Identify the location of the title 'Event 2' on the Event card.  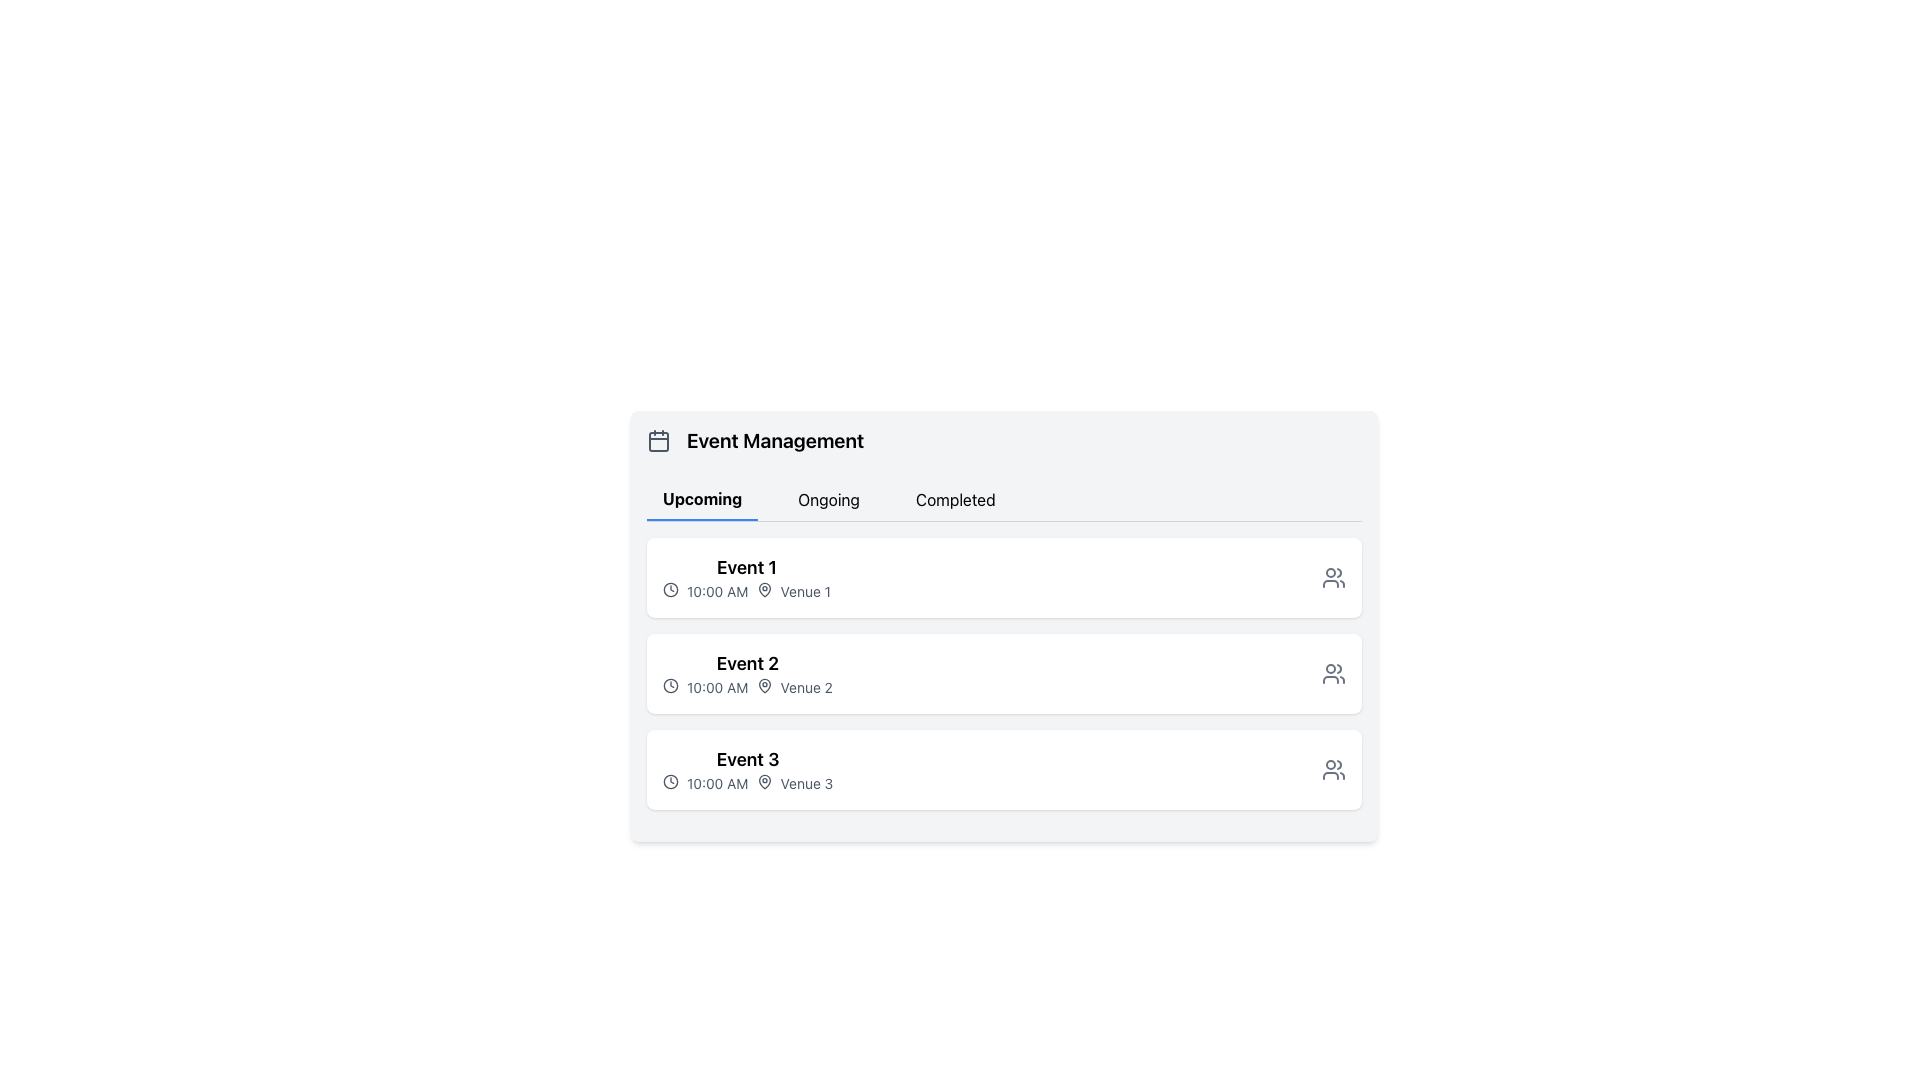
(747, 674).